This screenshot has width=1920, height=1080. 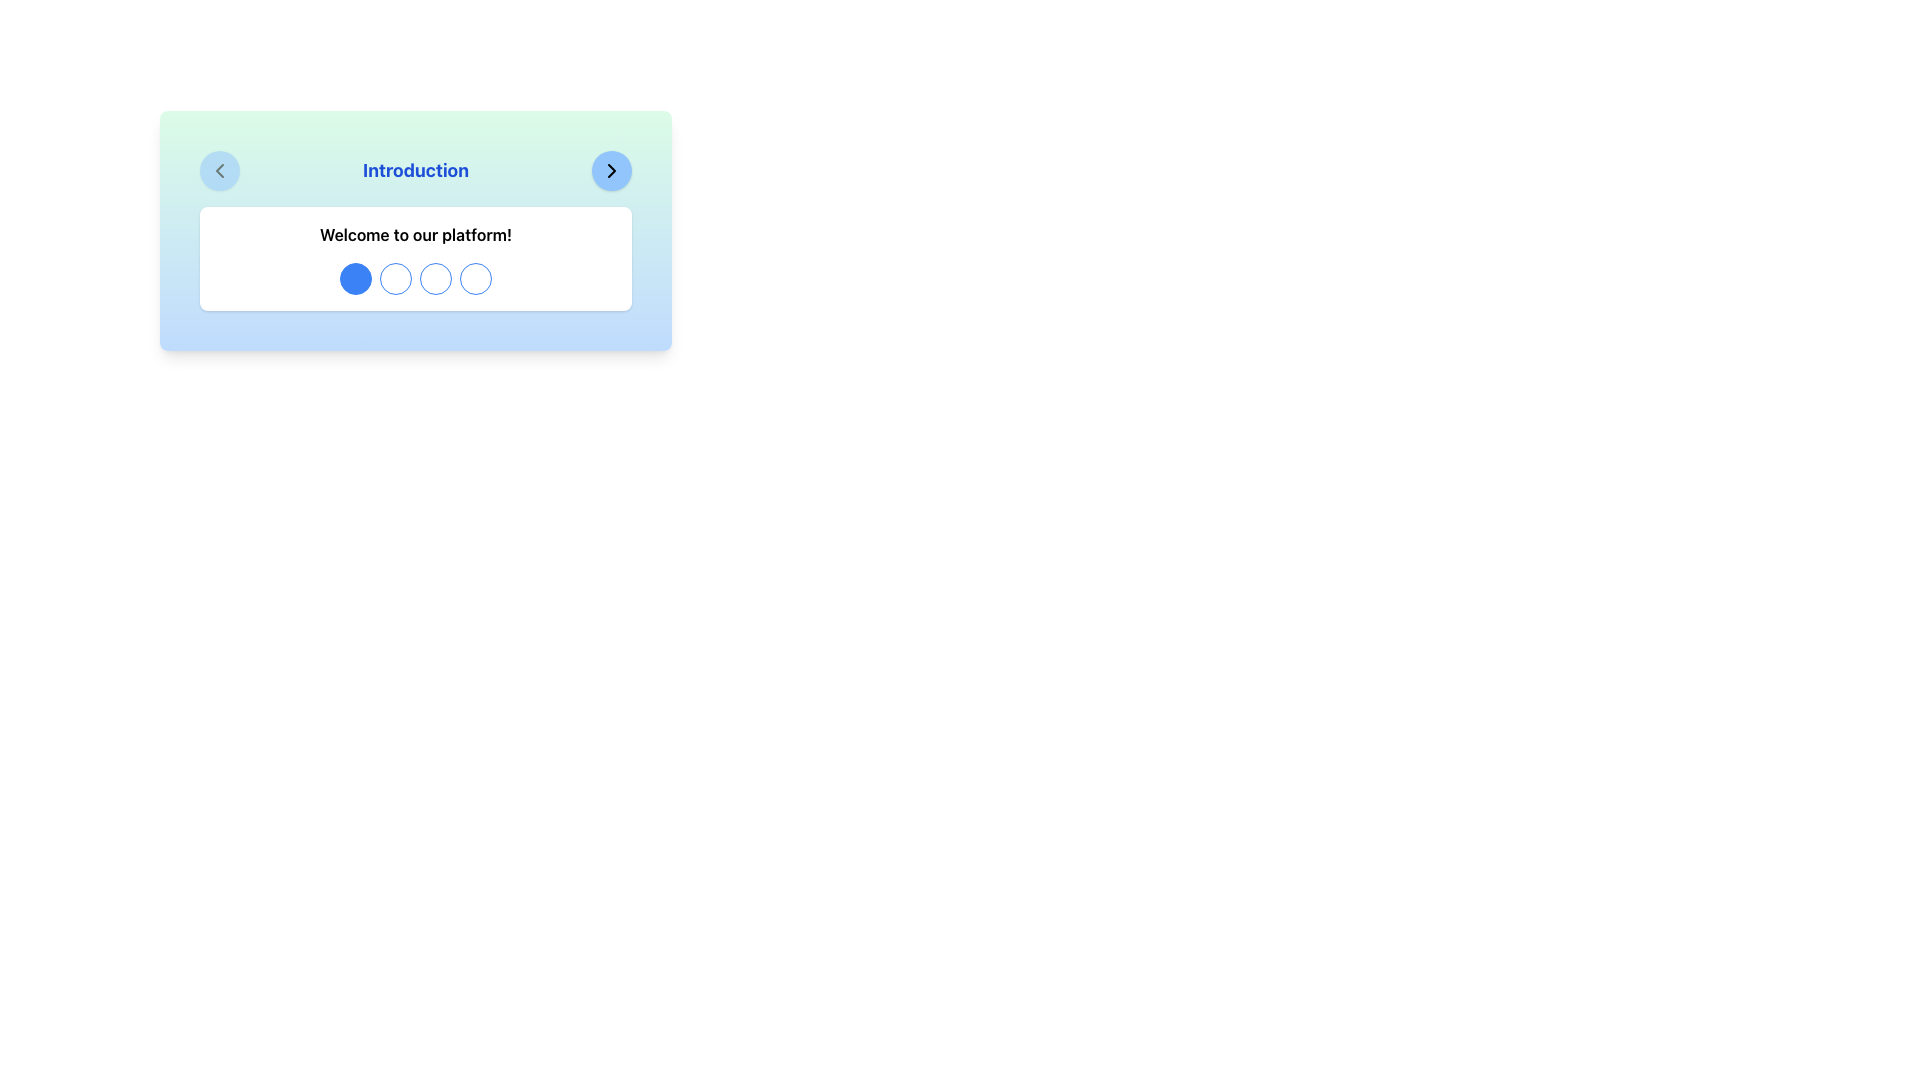 What do you see at coordinates (610, 169) in the screenshot?
I see `the 'Next' button located in the top section of the layout, aligned to the right of the bold blue 'Introduction' text` at bounding box center [610, 169].